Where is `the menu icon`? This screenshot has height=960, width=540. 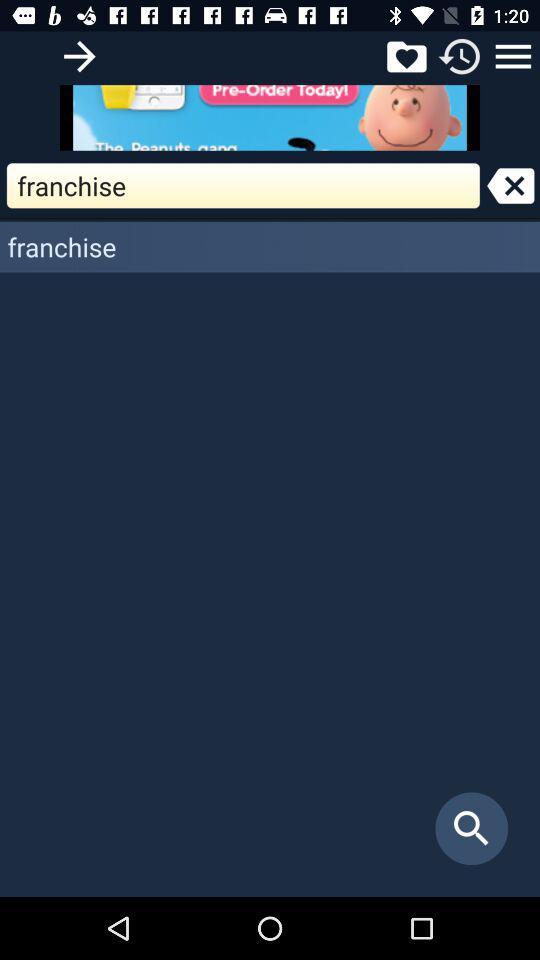 the menu icon is located at coordinates (513, 55).